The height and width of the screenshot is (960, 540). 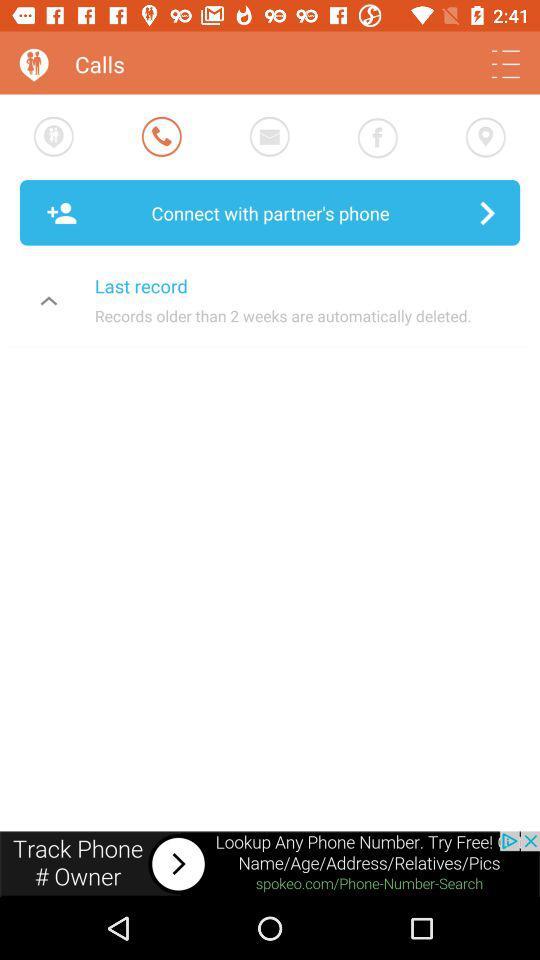 What do you see at coordinates (504, 64) in the screenshot?
I see `click for home dropdown` at bounding box center [504, 64].